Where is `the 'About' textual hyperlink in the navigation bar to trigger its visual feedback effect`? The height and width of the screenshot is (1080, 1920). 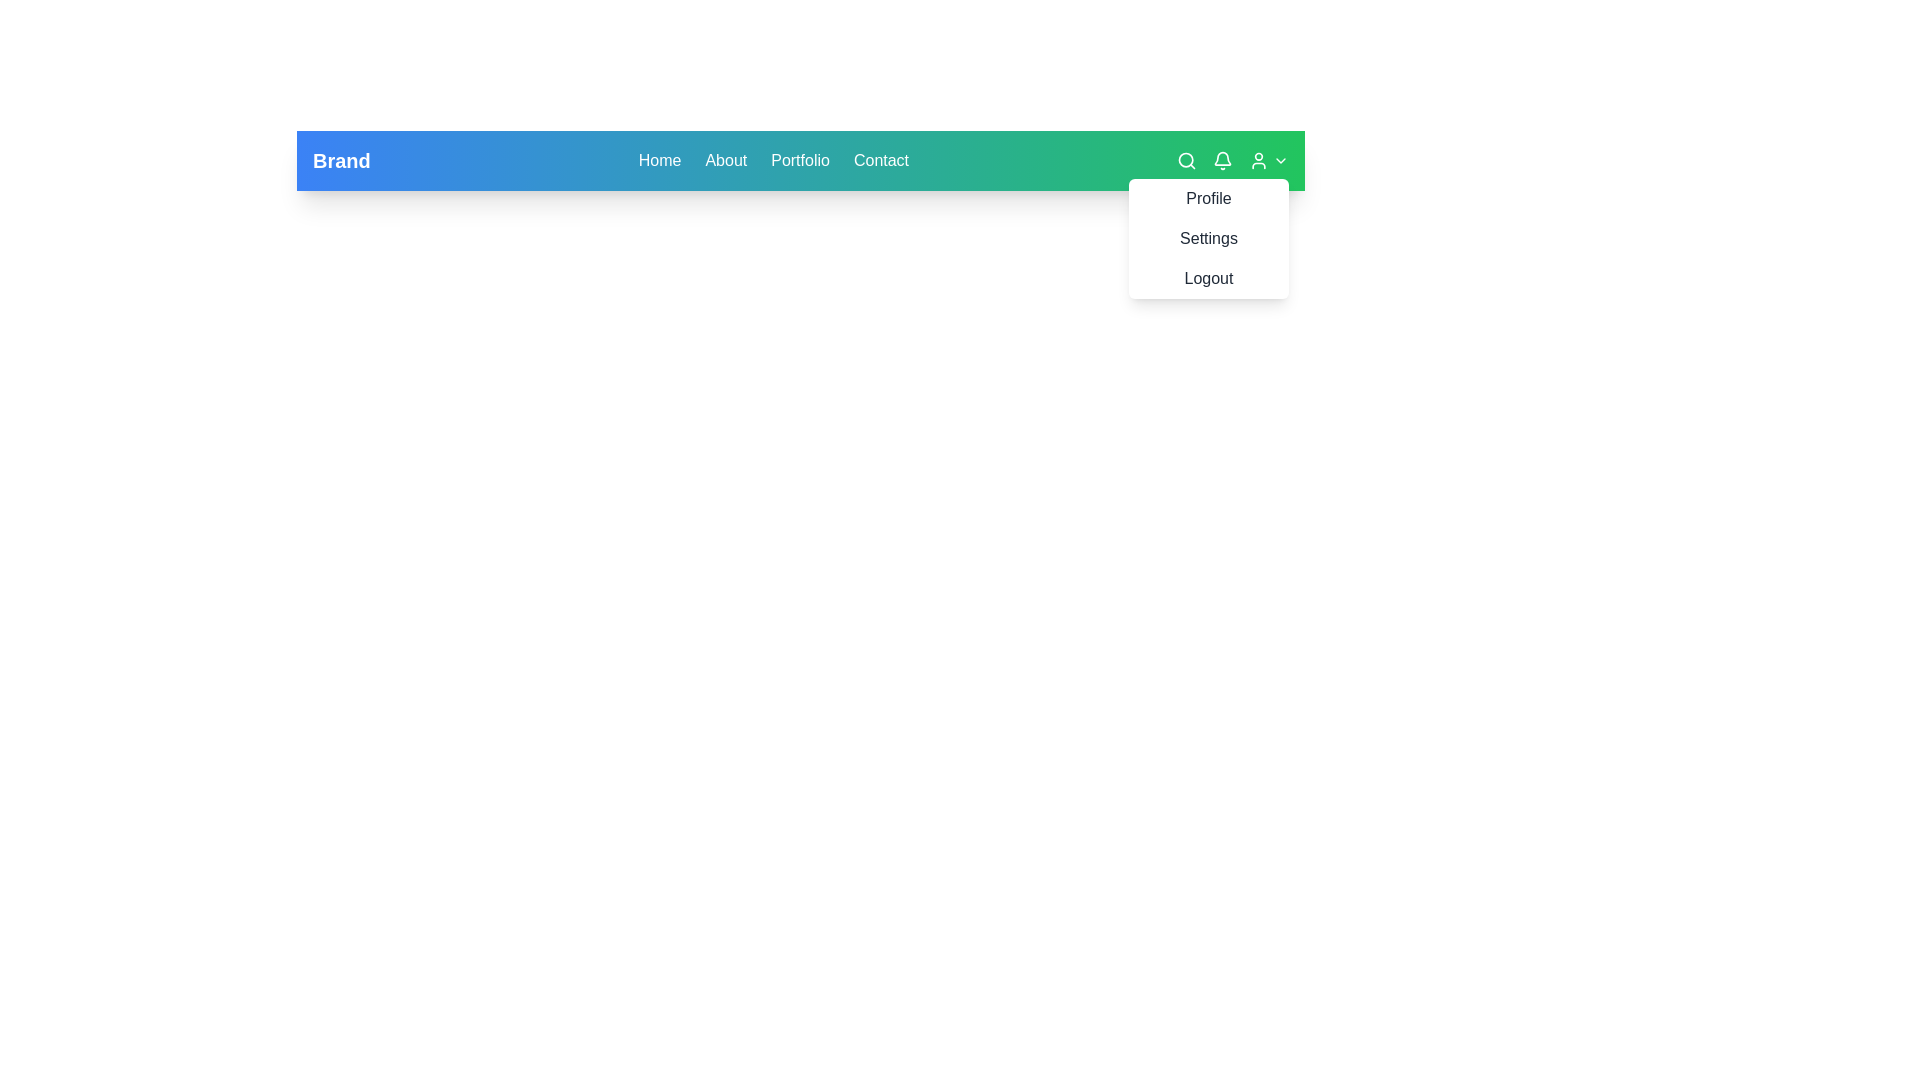
the 'About' textual hyperlink in the navigation bar to trigger its visual feedback effect is located at coordinates (725, 160).